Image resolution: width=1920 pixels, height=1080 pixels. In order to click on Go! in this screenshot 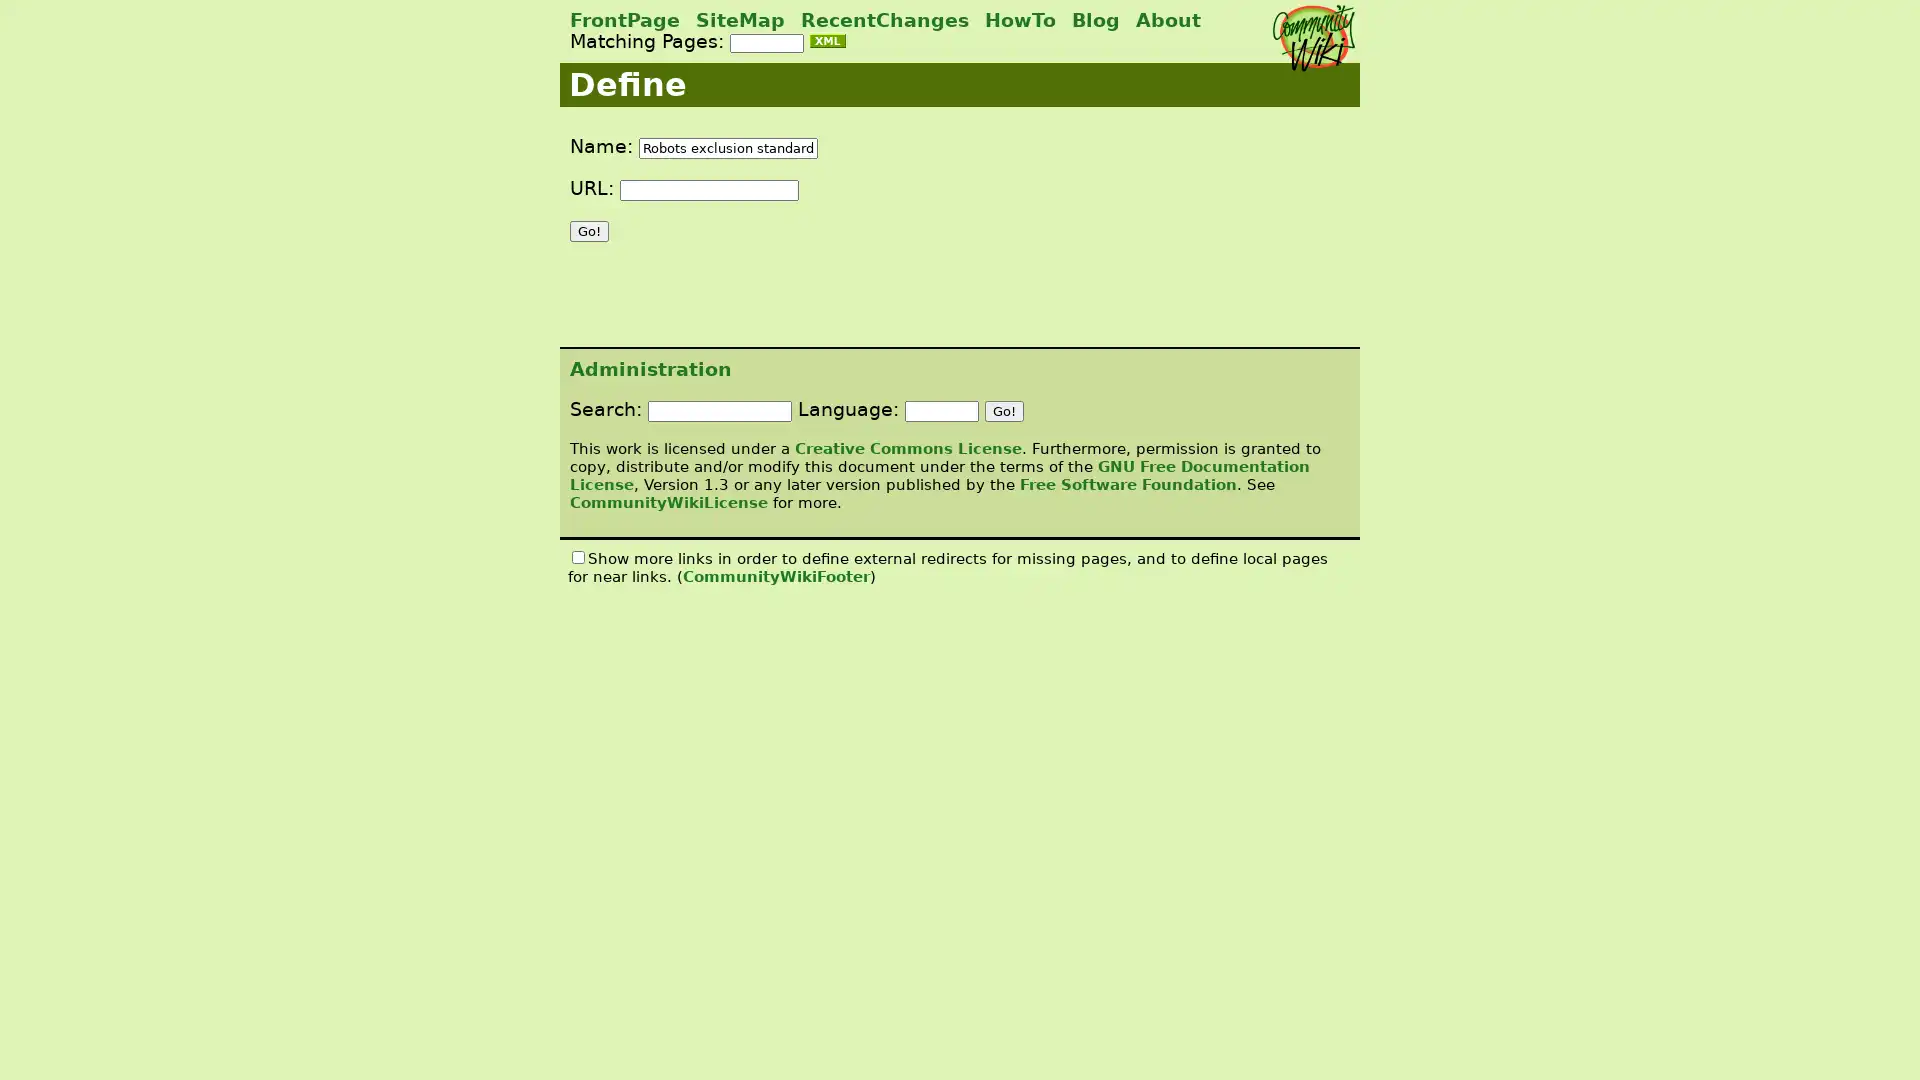, I will do `click(1004, 409)`.